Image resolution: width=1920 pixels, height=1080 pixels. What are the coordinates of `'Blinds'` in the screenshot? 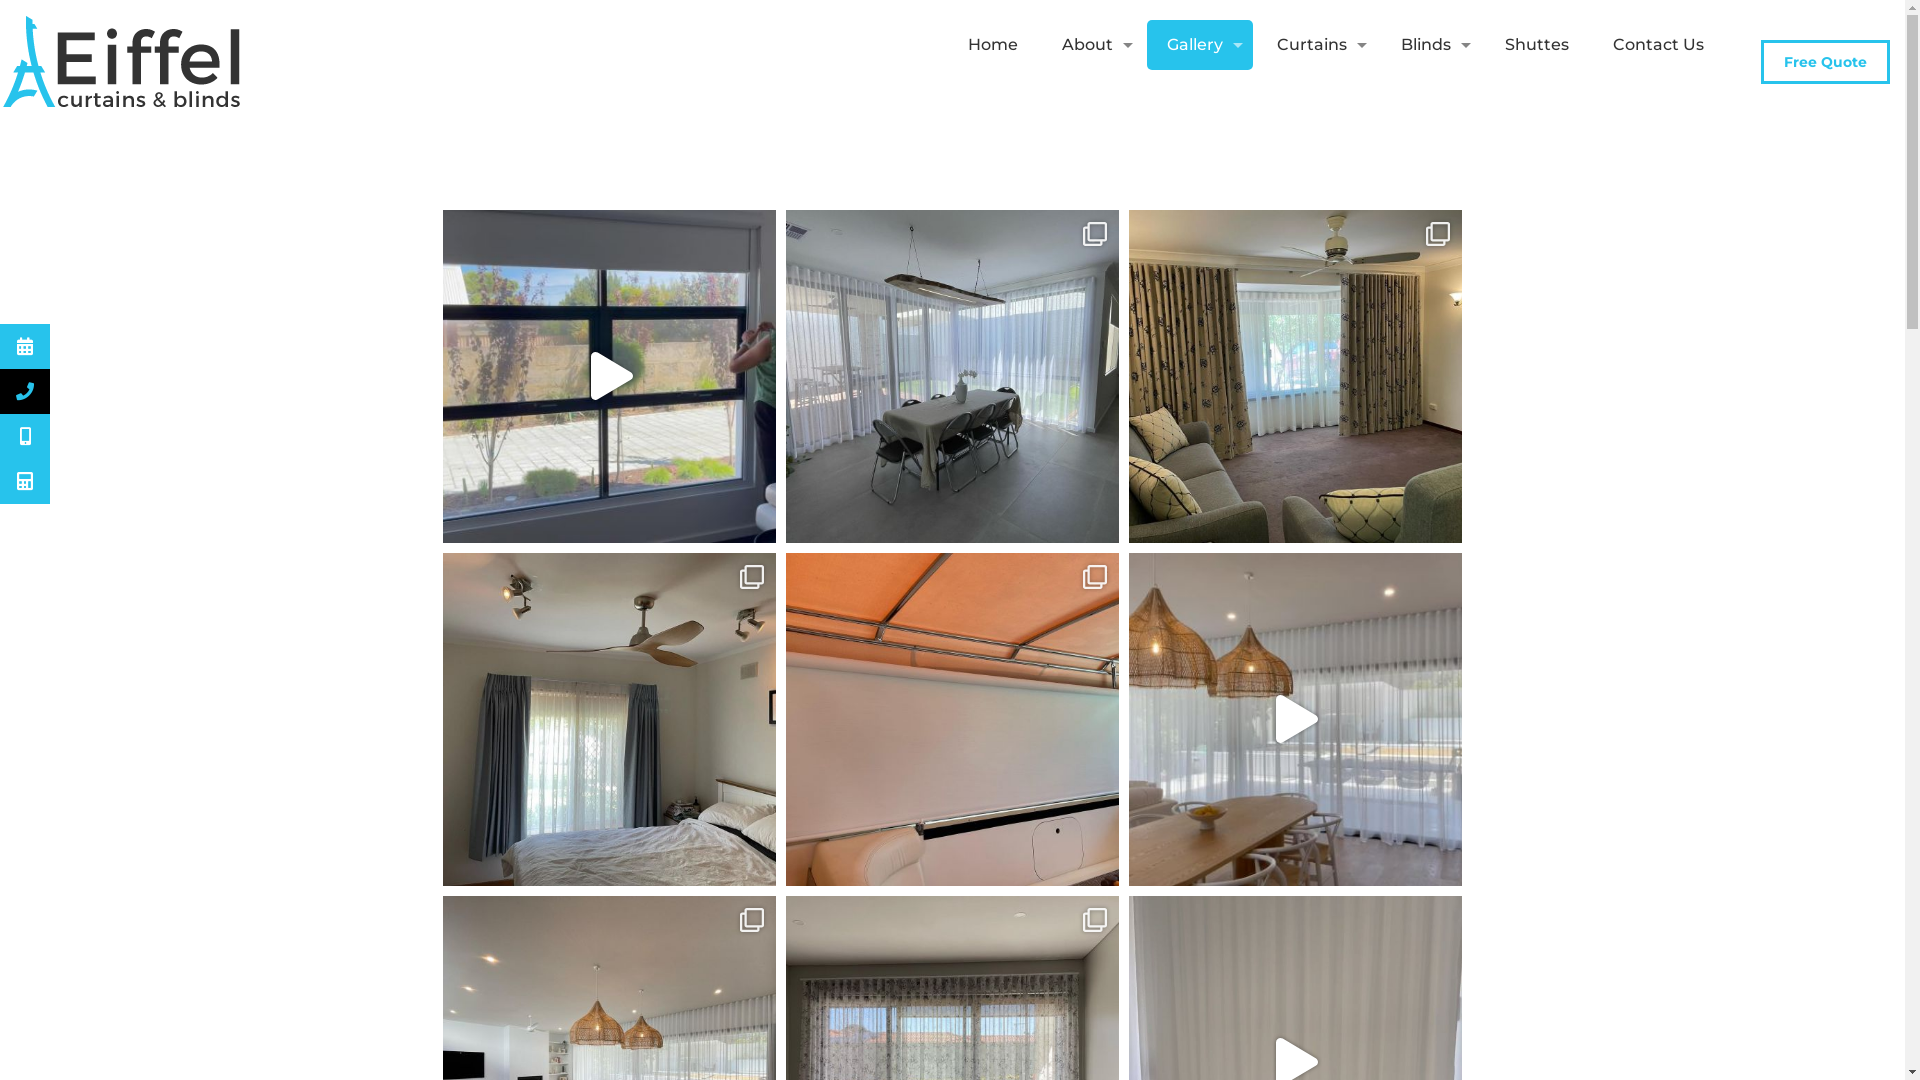 It's located at (1429, 45).